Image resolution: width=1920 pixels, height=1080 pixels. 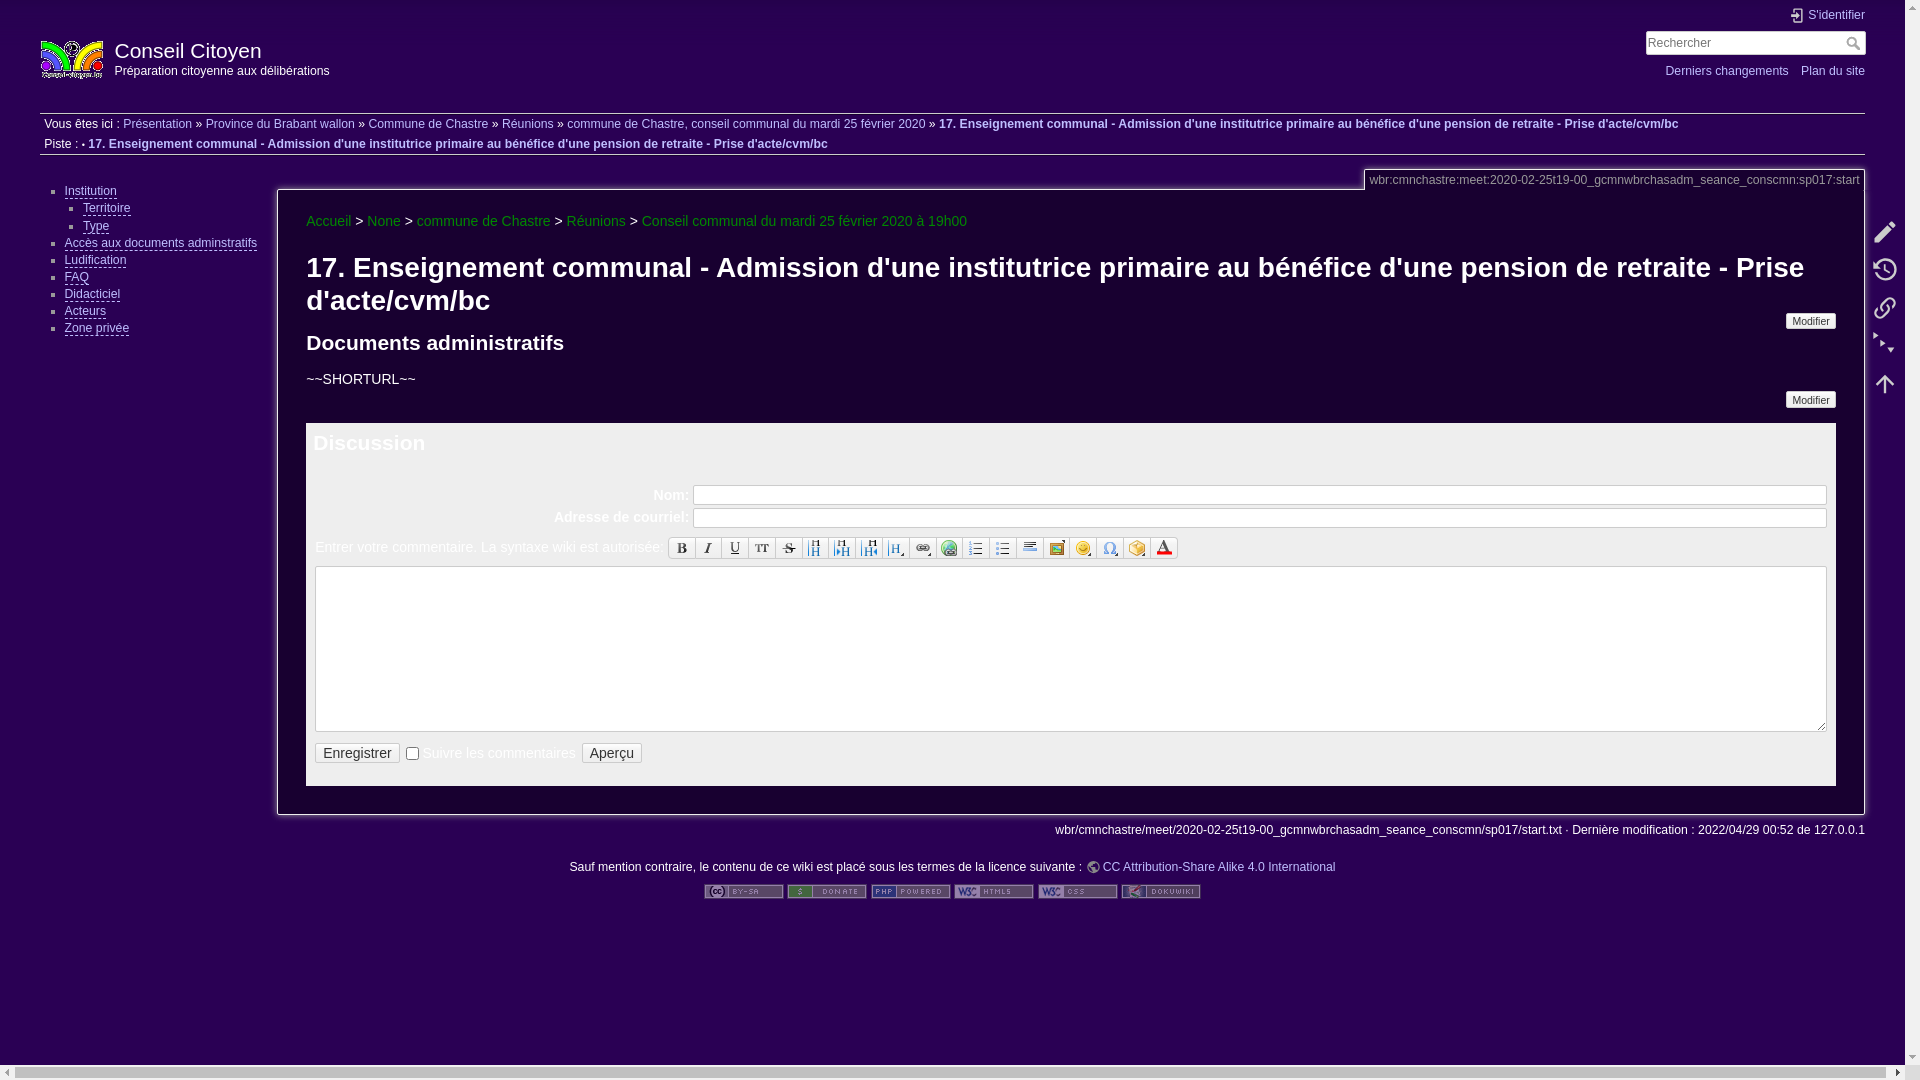 What do you see at coordinates (90, 294) in the screenshot?
I see `'Didacticiel'` at bounding box center [90, 294].